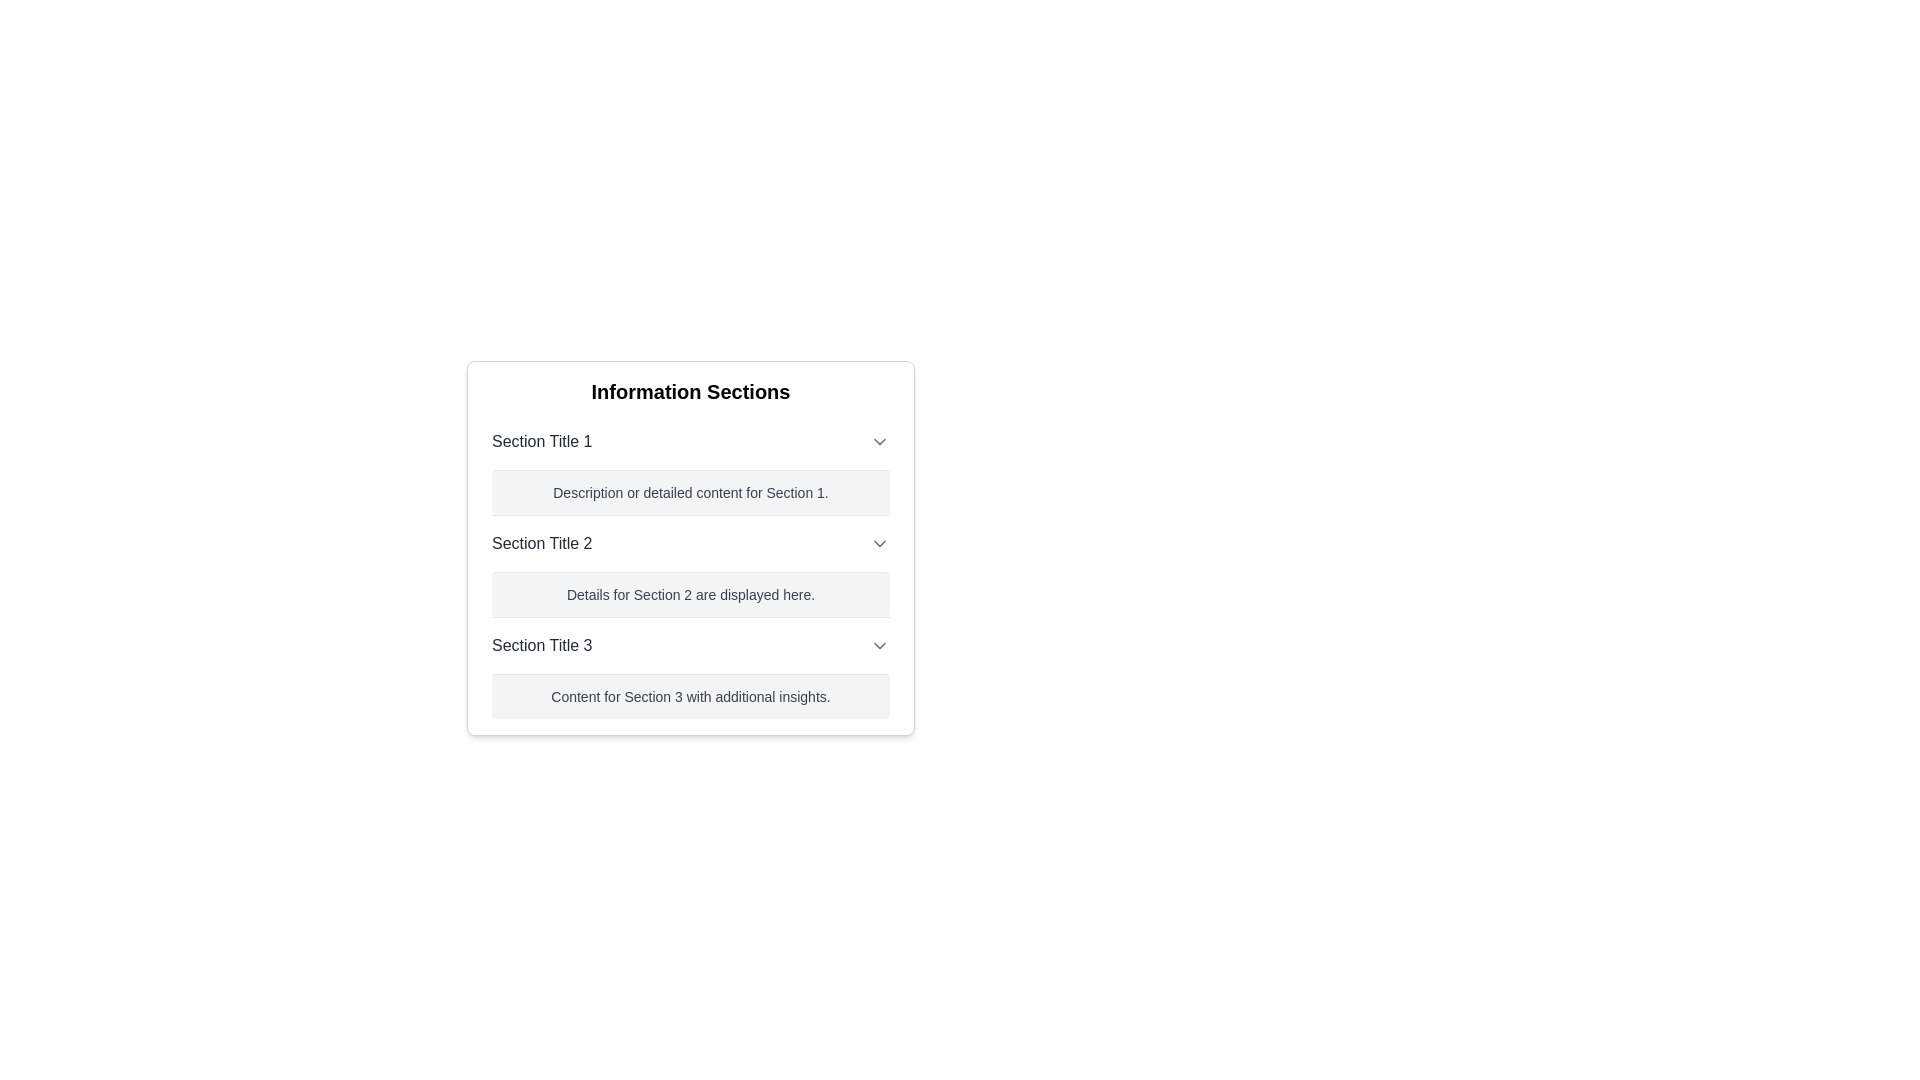 The height and width of the screenshot is (1080, 1920). What do you see at coordinates (542, 645) in the screenshot?
I see `the text label displaying 'Section Title 3'` at bounding box center [542, 645].